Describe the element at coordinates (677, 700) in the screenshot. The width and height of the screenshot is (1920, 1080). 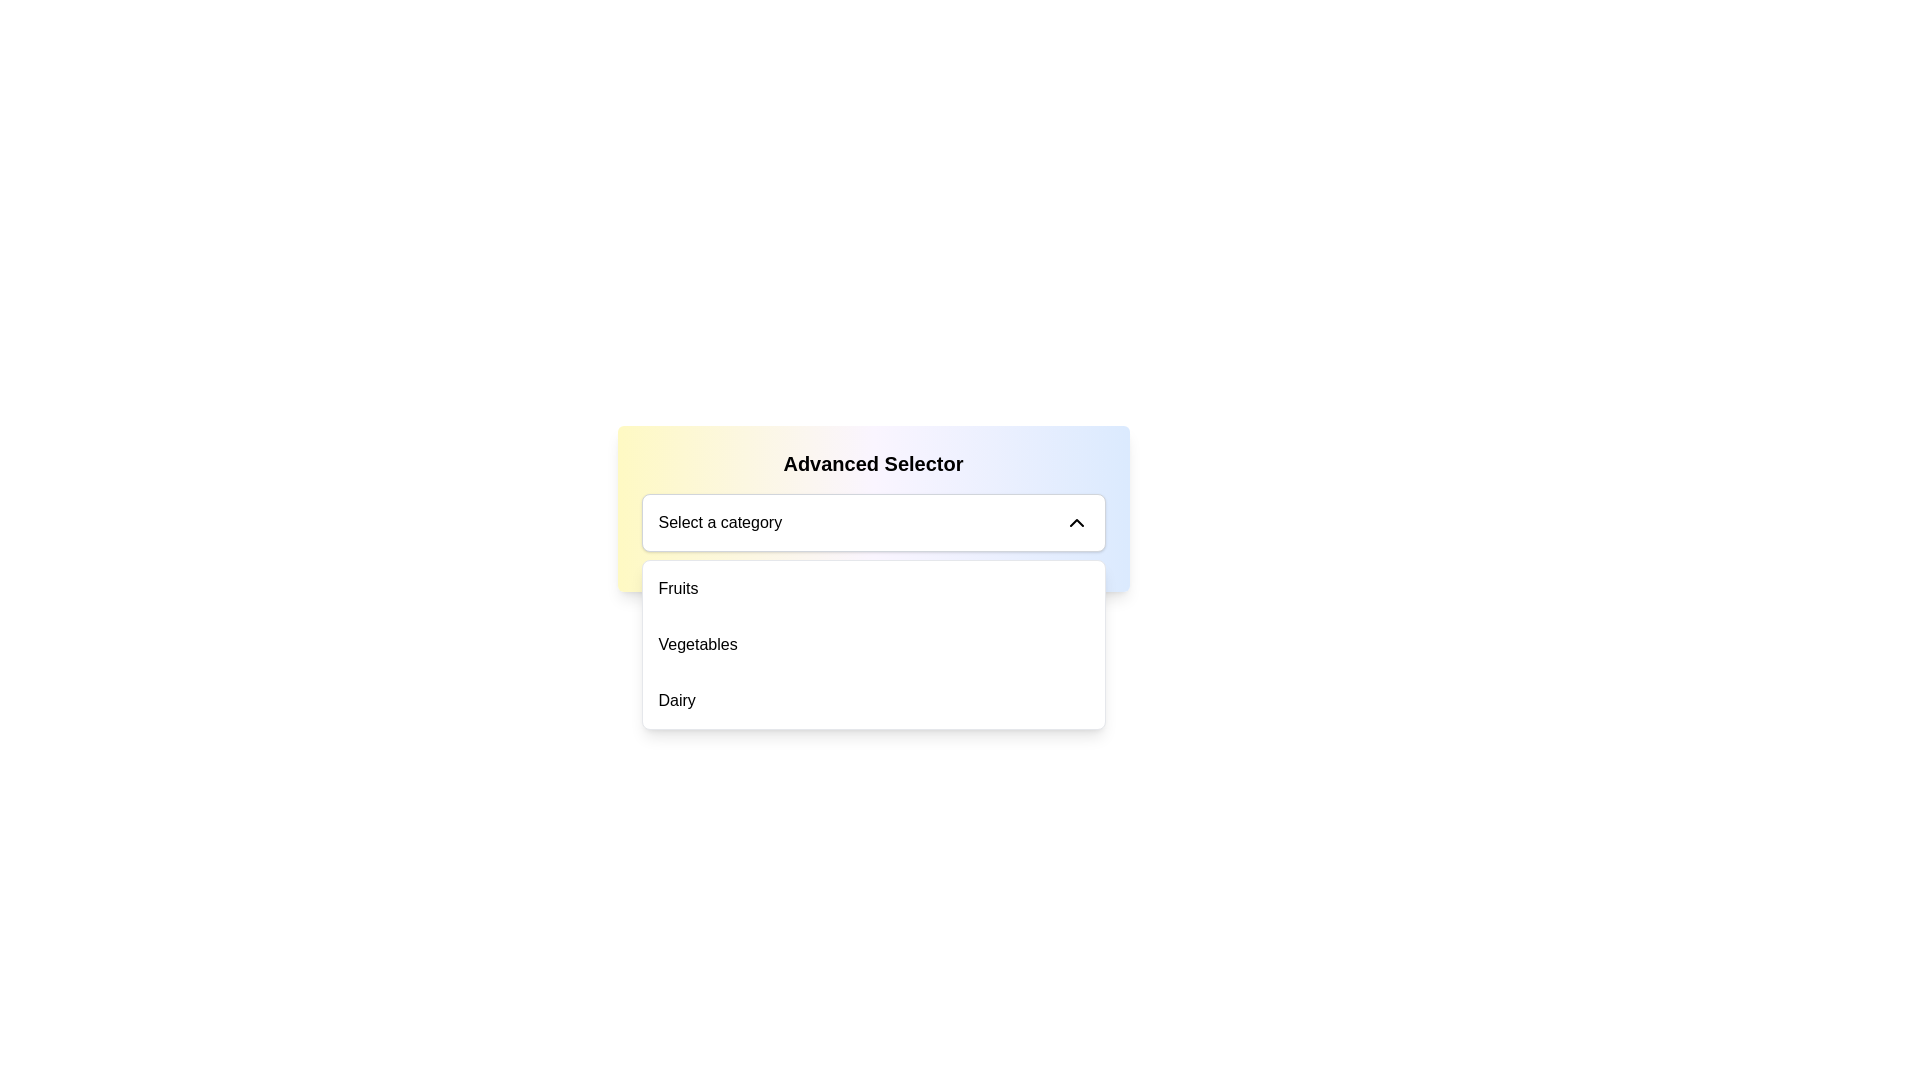
I see `the 'Dairy' item in the dropdown menu` at that location.